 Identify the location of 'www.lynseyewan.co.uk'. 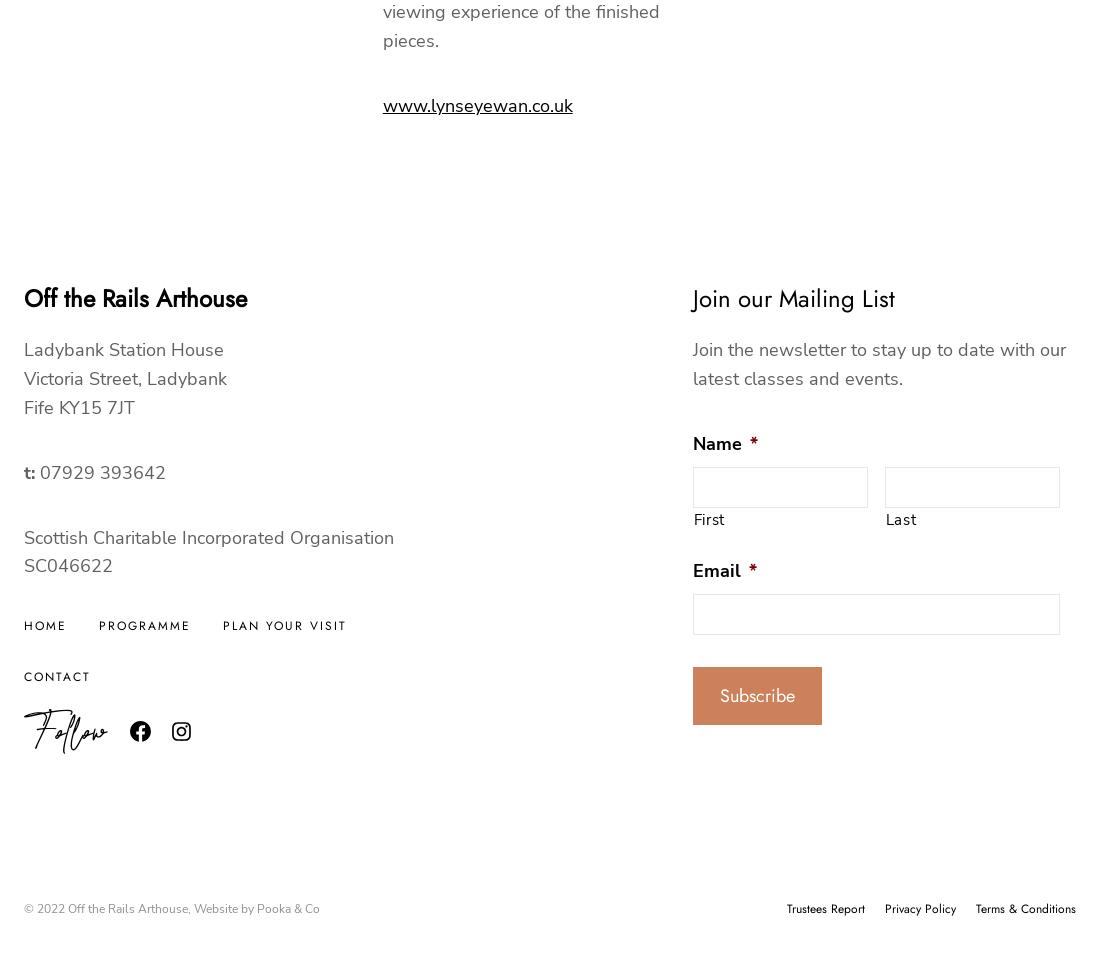
(382, 105).